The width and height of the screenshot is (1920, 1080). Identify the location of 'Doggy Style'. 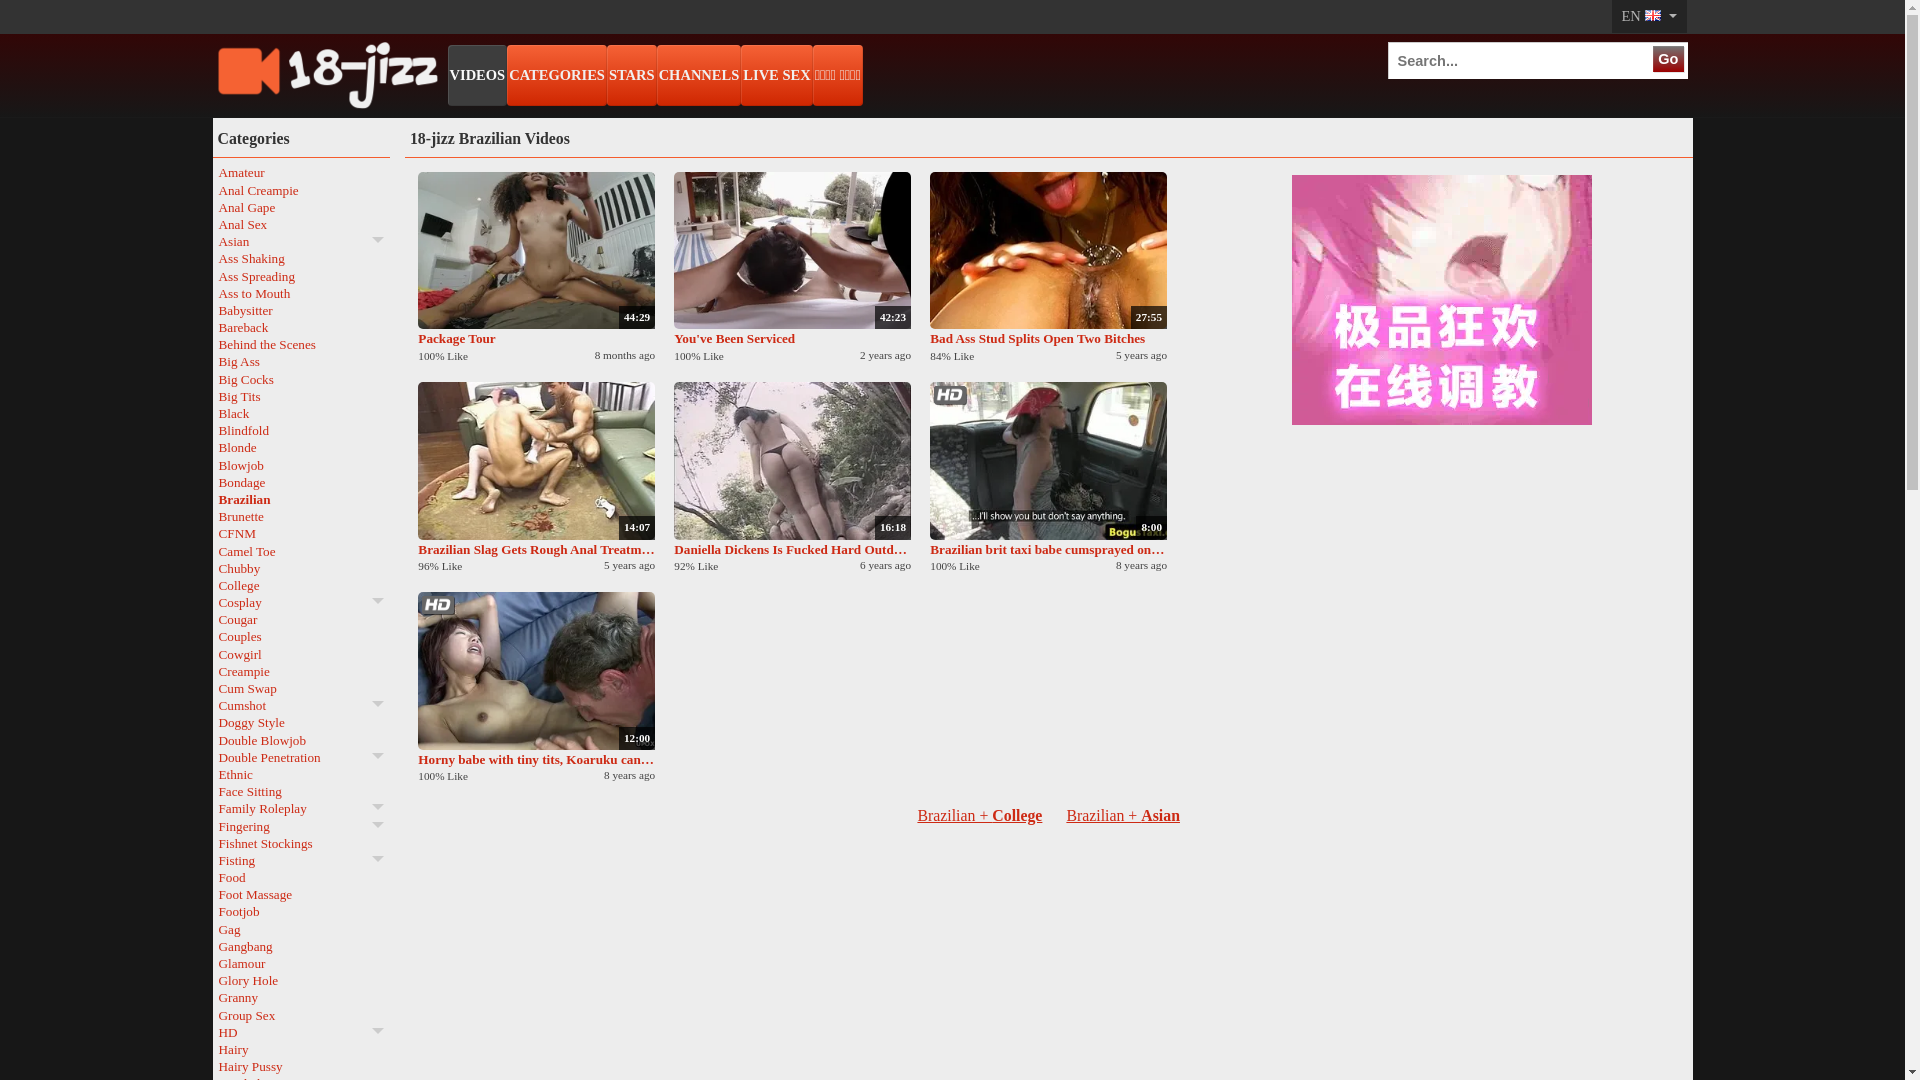
(300, 722).